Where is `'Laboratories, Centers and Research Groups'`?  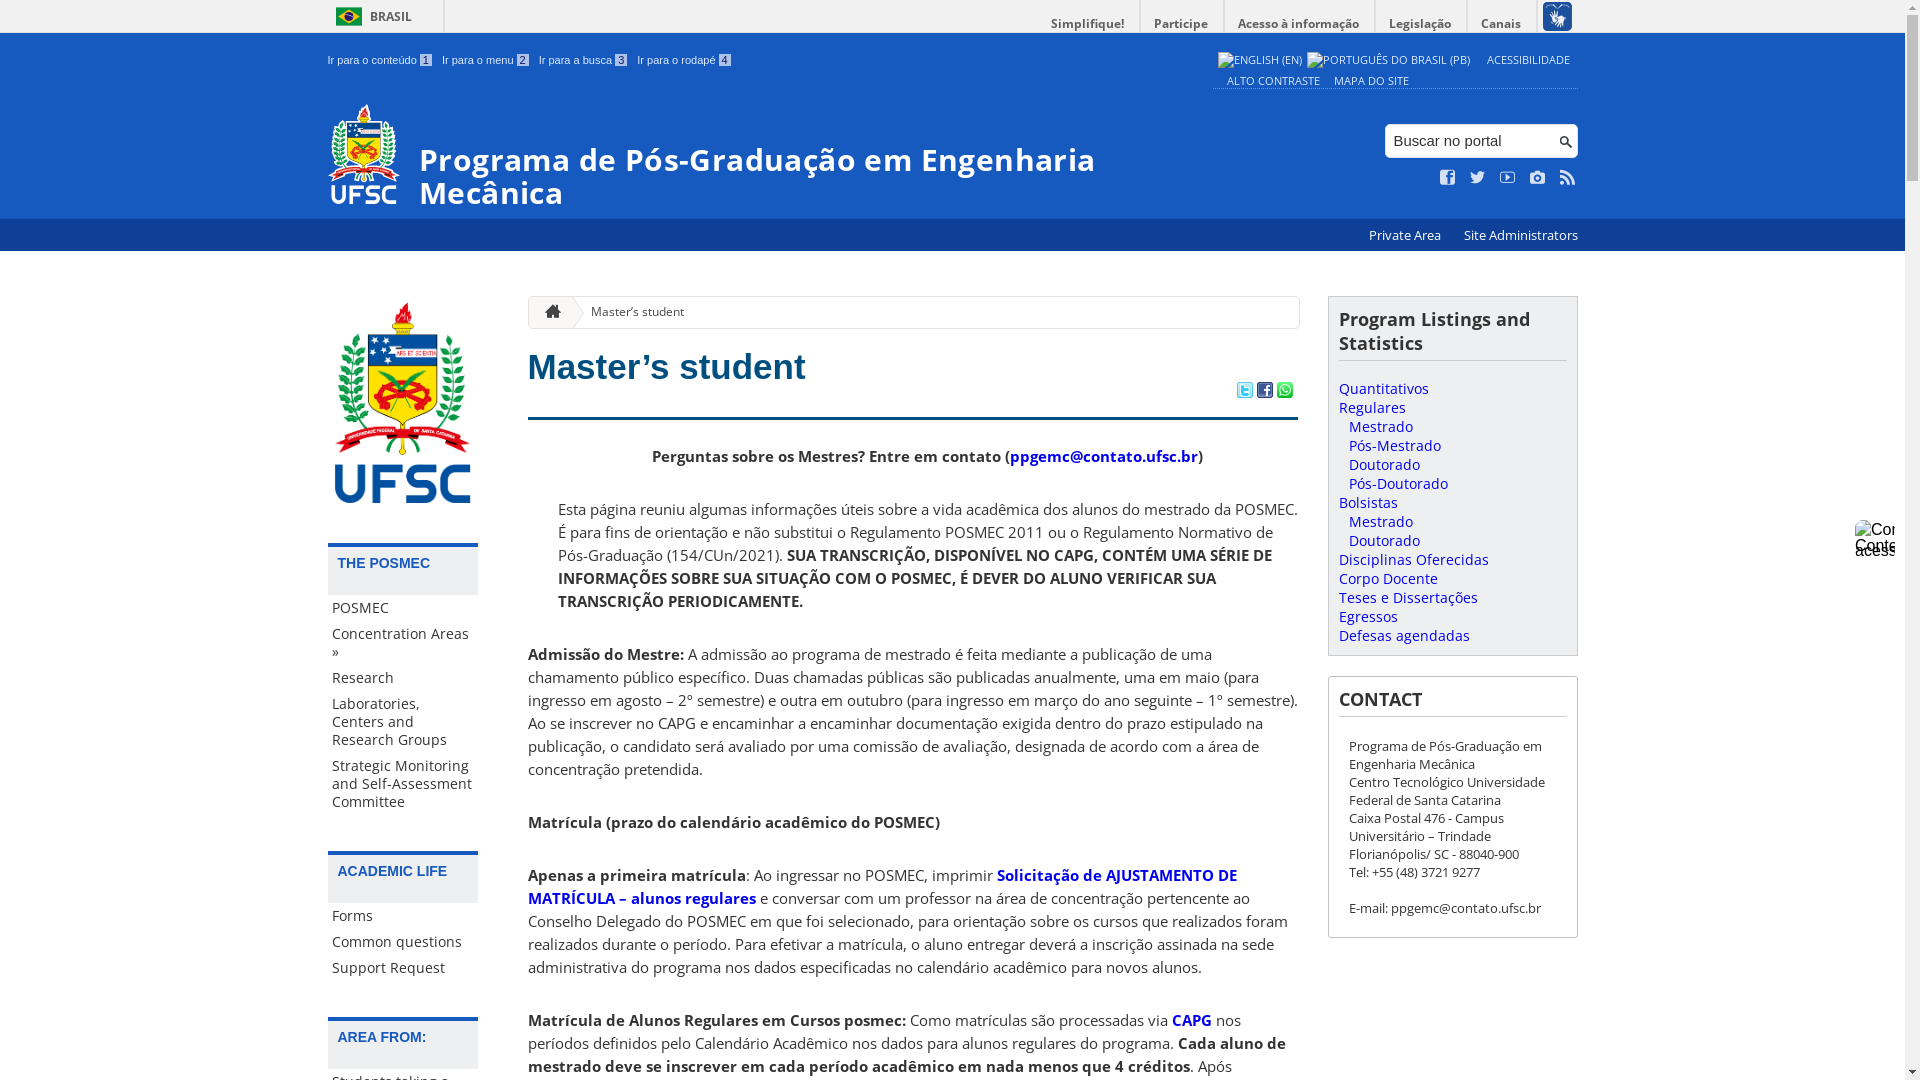 'Laboratories, Centers and Research Groups' is located at coordinates (327, 721).